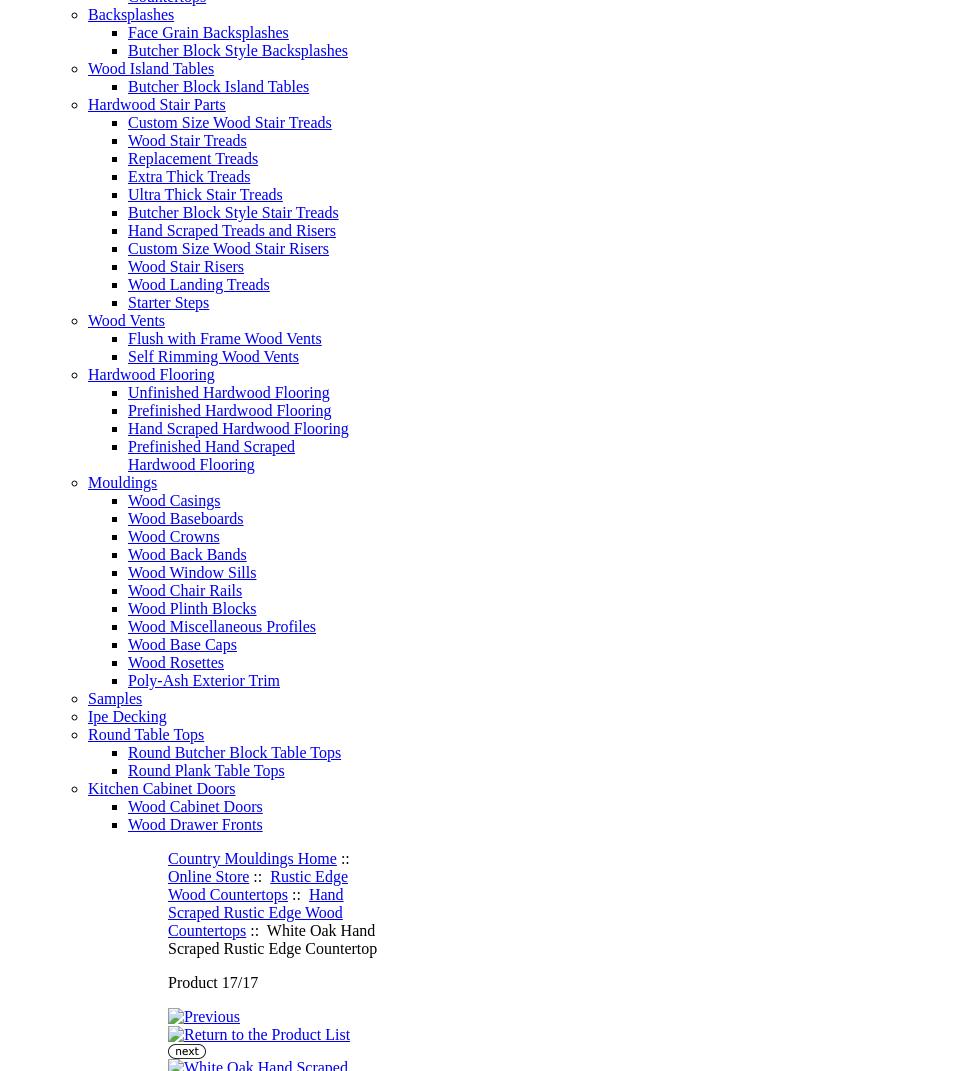 The image size is (968, 1071). What do you see at coordinates (231, 211) in the screenshot?
I see `'Butcher Block Style Stair Treads'` at bounding box center [231, 211].